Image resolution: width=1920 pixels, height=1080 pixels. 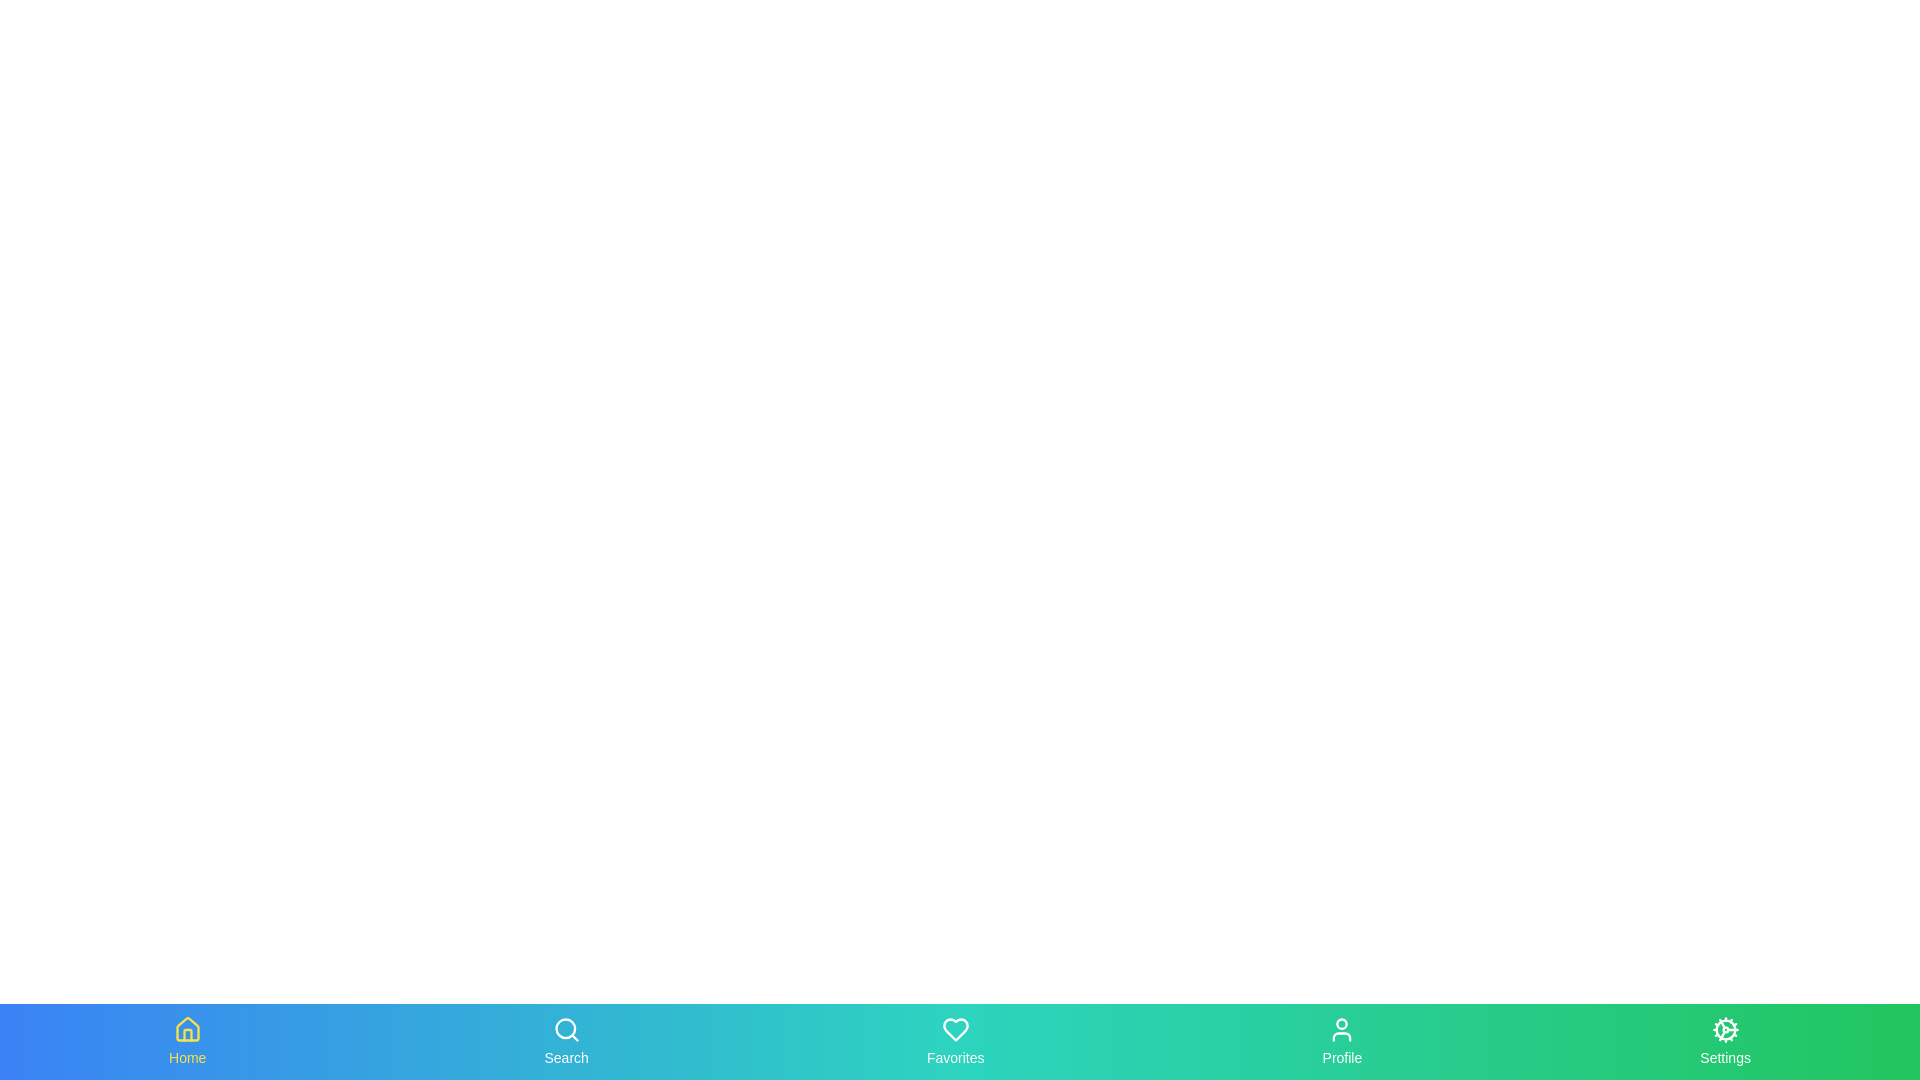 What do you see at coordinates (565, 1040) in the screenshot?
I see `the Search tab in the bottom navigation` at bounding box center [565, 1040].